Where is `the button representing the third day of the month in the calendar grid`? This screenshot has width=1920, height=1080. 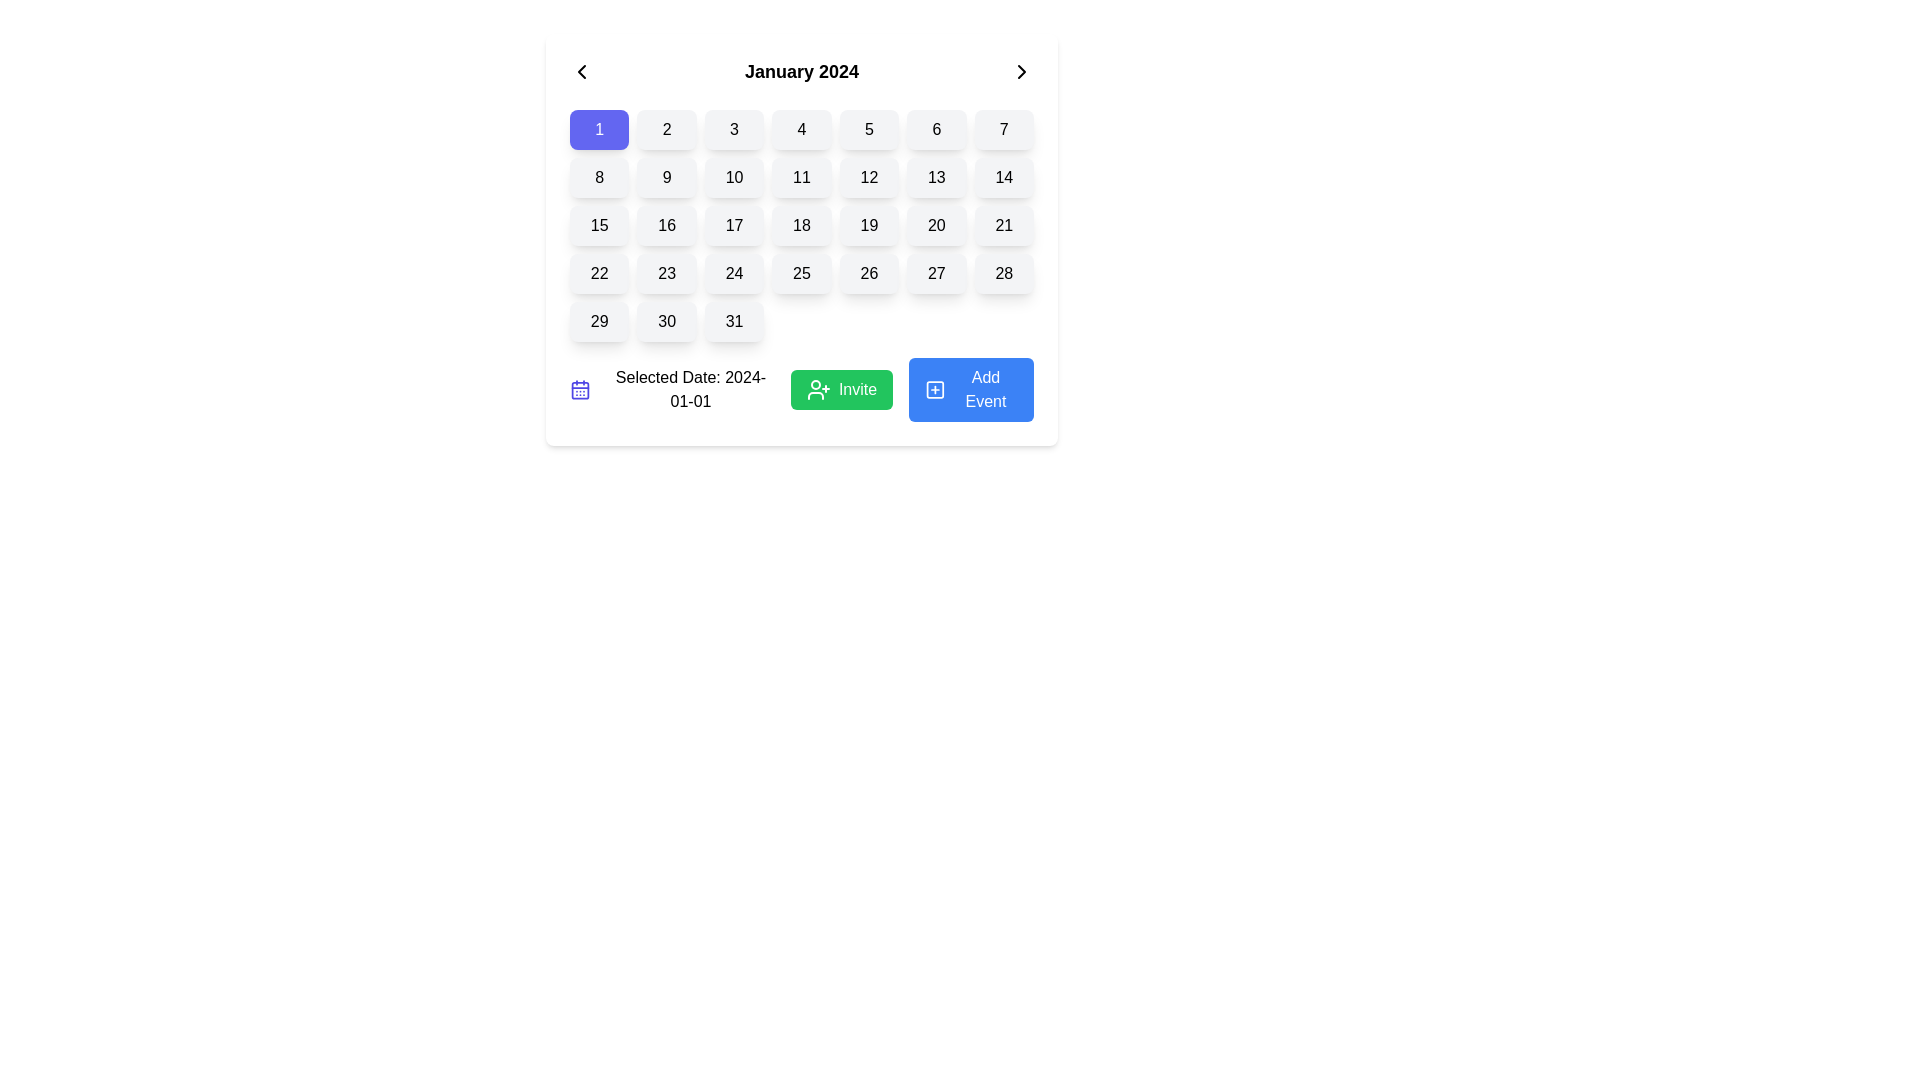 the button representing the third day of the month in the calendar grid is located at coordinates (733, 130).